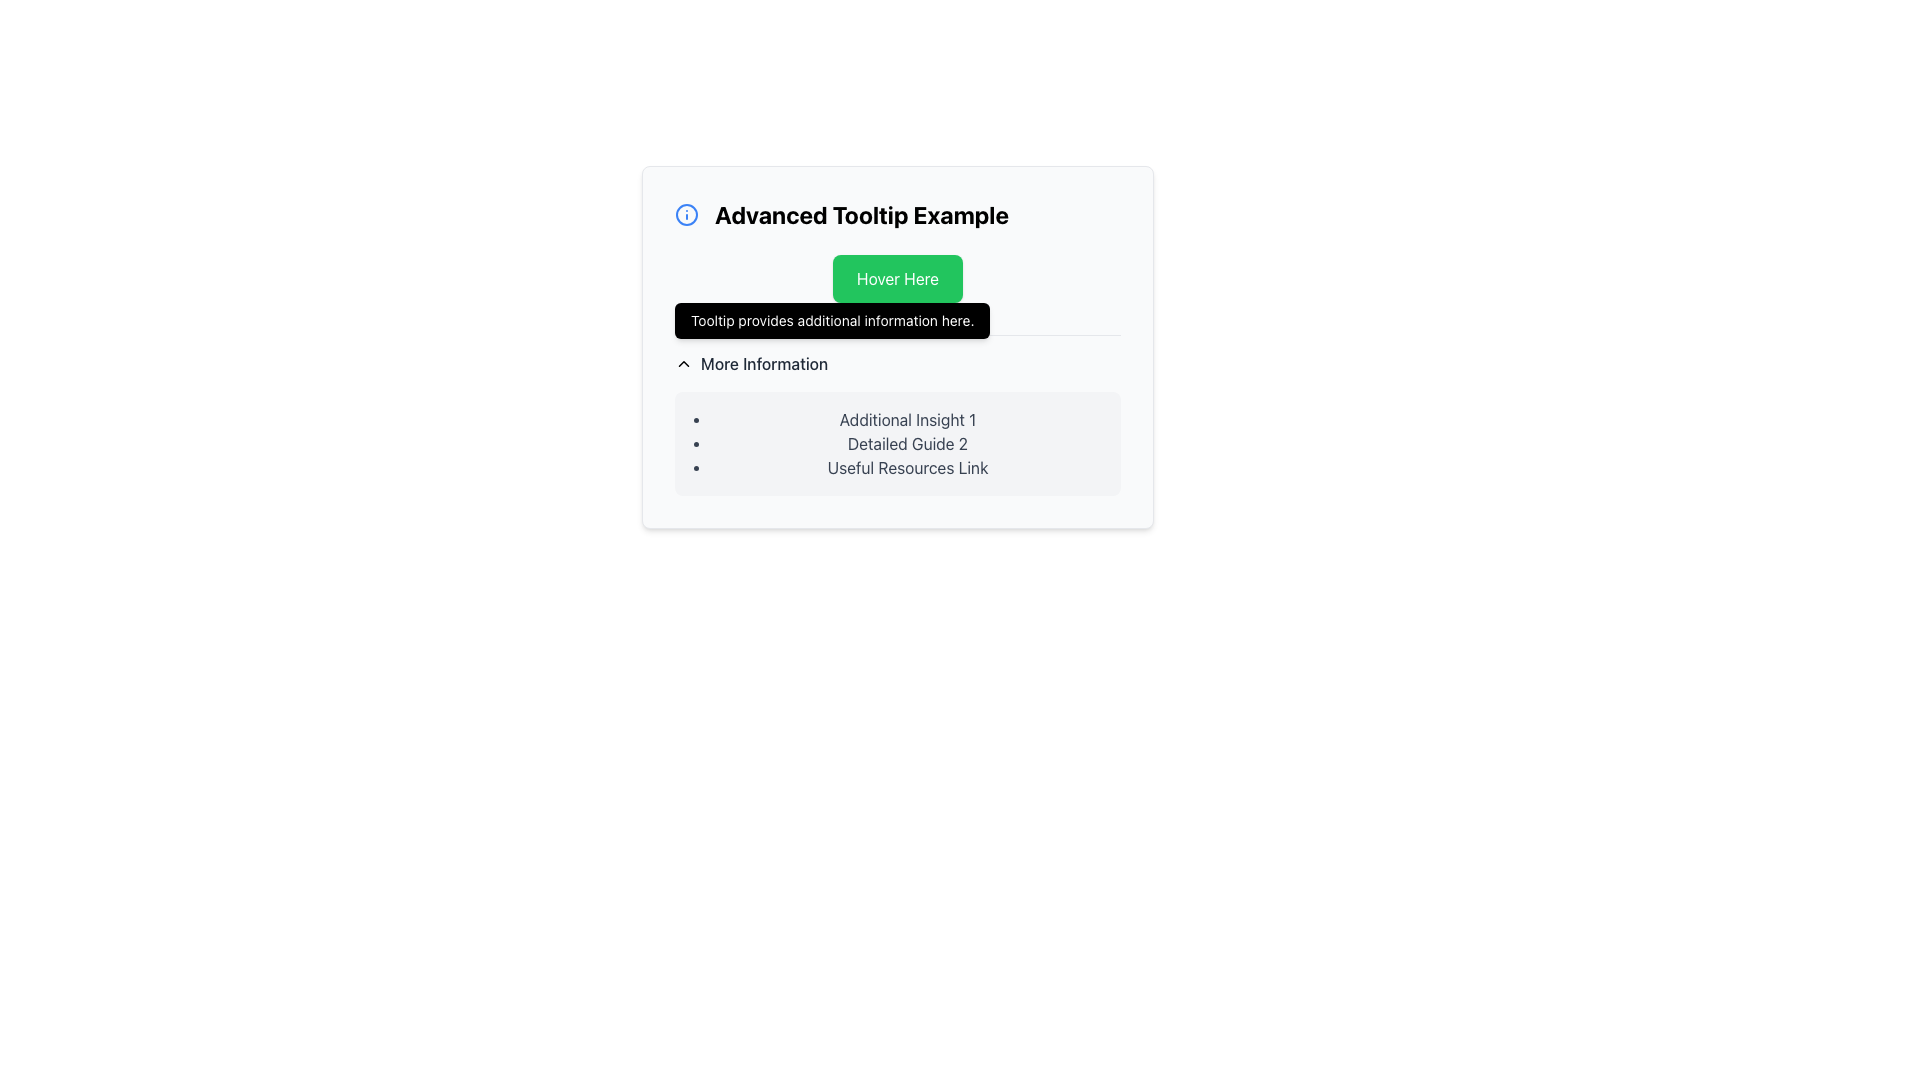 This screenshot has height=1080, width=1920. Describe the element at coordinates (686, 215) in the screenshot. I see `the blue circular SVG element that serves as a background in the 'Advanced Tooltip Example' icon` at that location.